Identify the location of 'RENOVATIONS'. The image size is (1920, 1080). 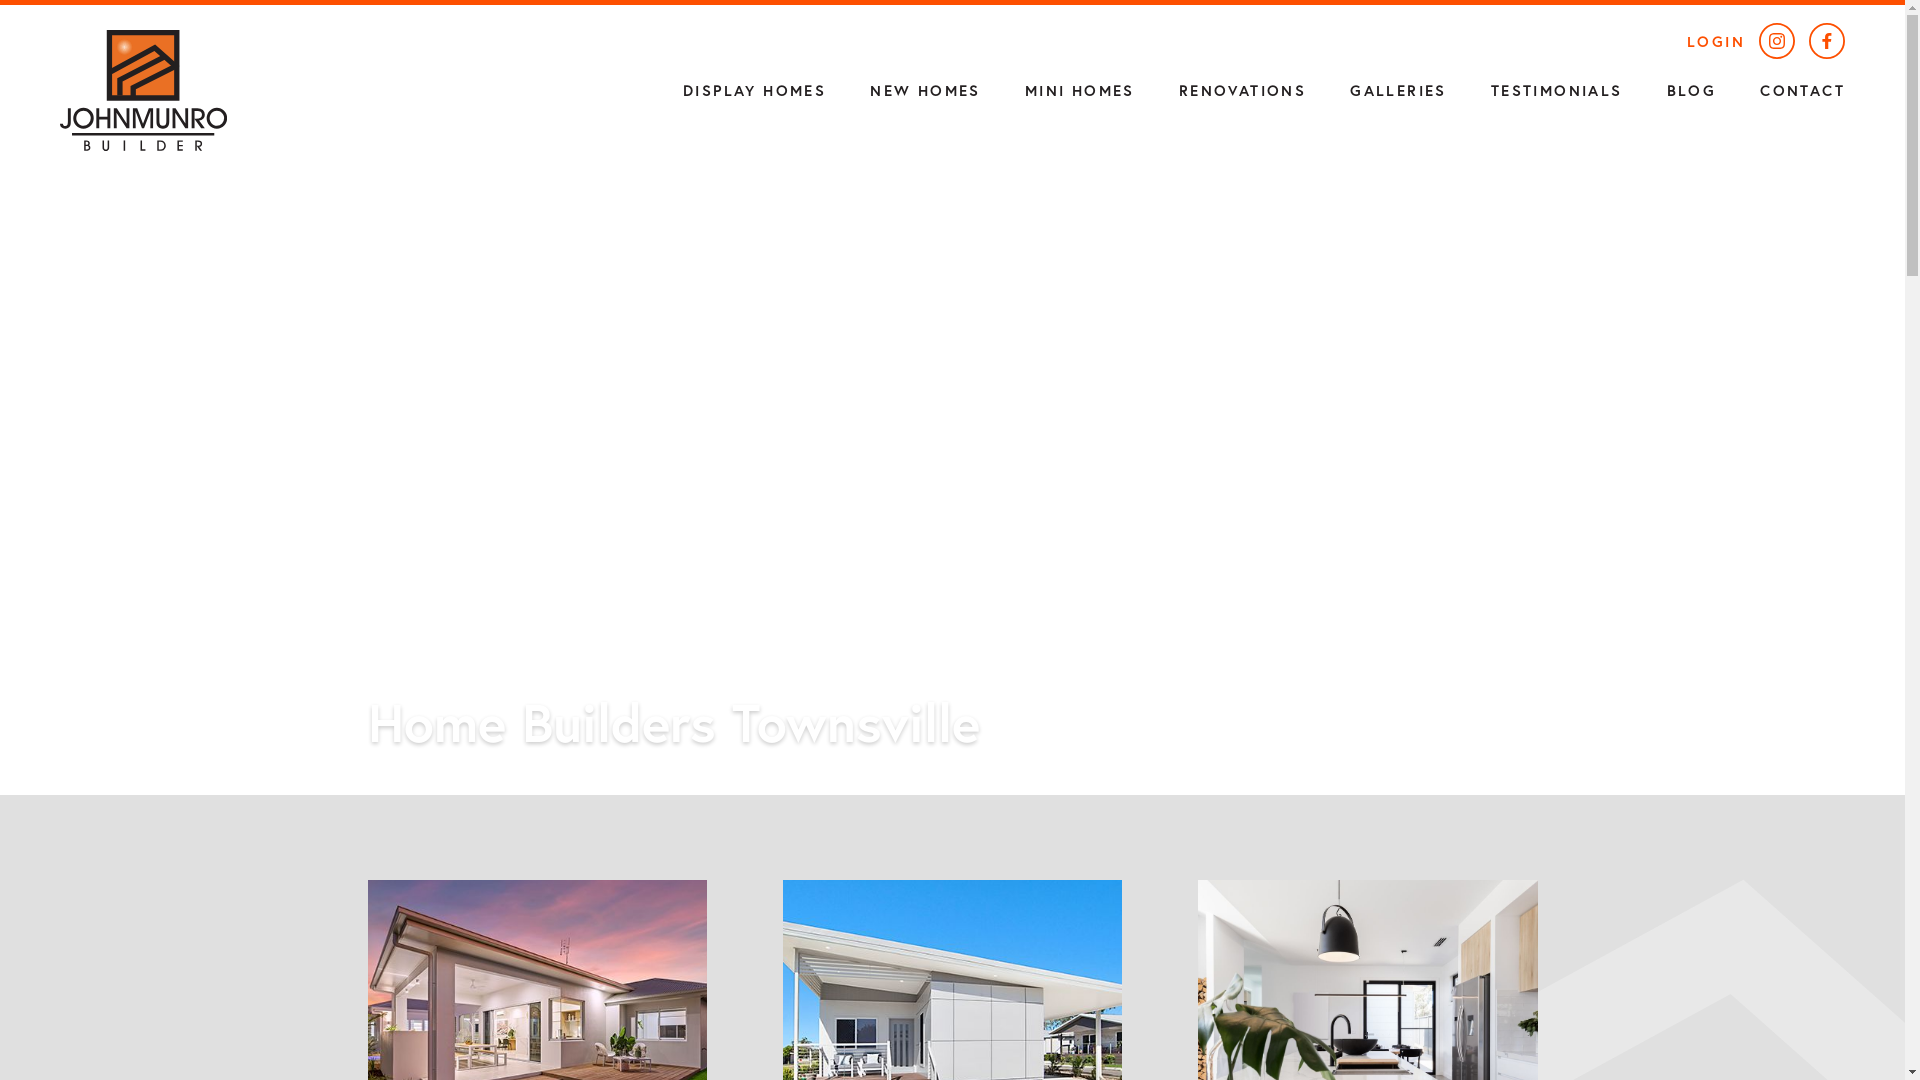
(1241, 88).